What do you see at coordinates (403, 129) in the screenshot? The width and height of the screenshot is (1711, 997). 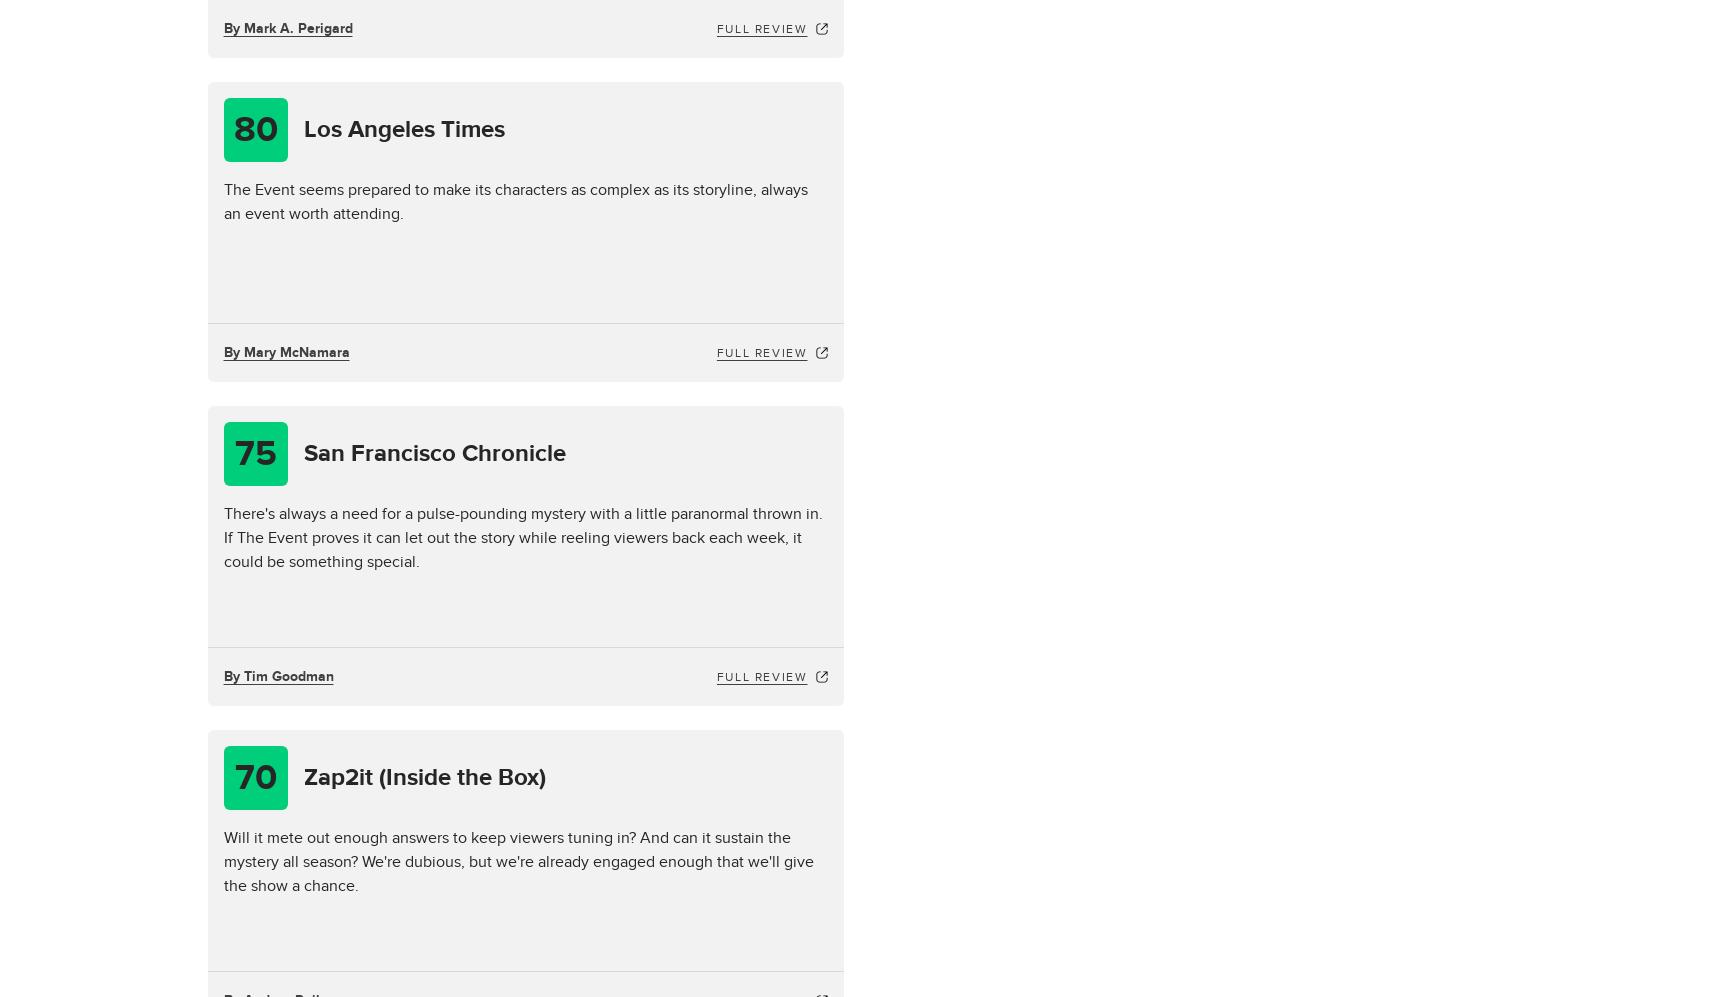 I see `'Los Angeles Times'` at bounding box center [403, 129].